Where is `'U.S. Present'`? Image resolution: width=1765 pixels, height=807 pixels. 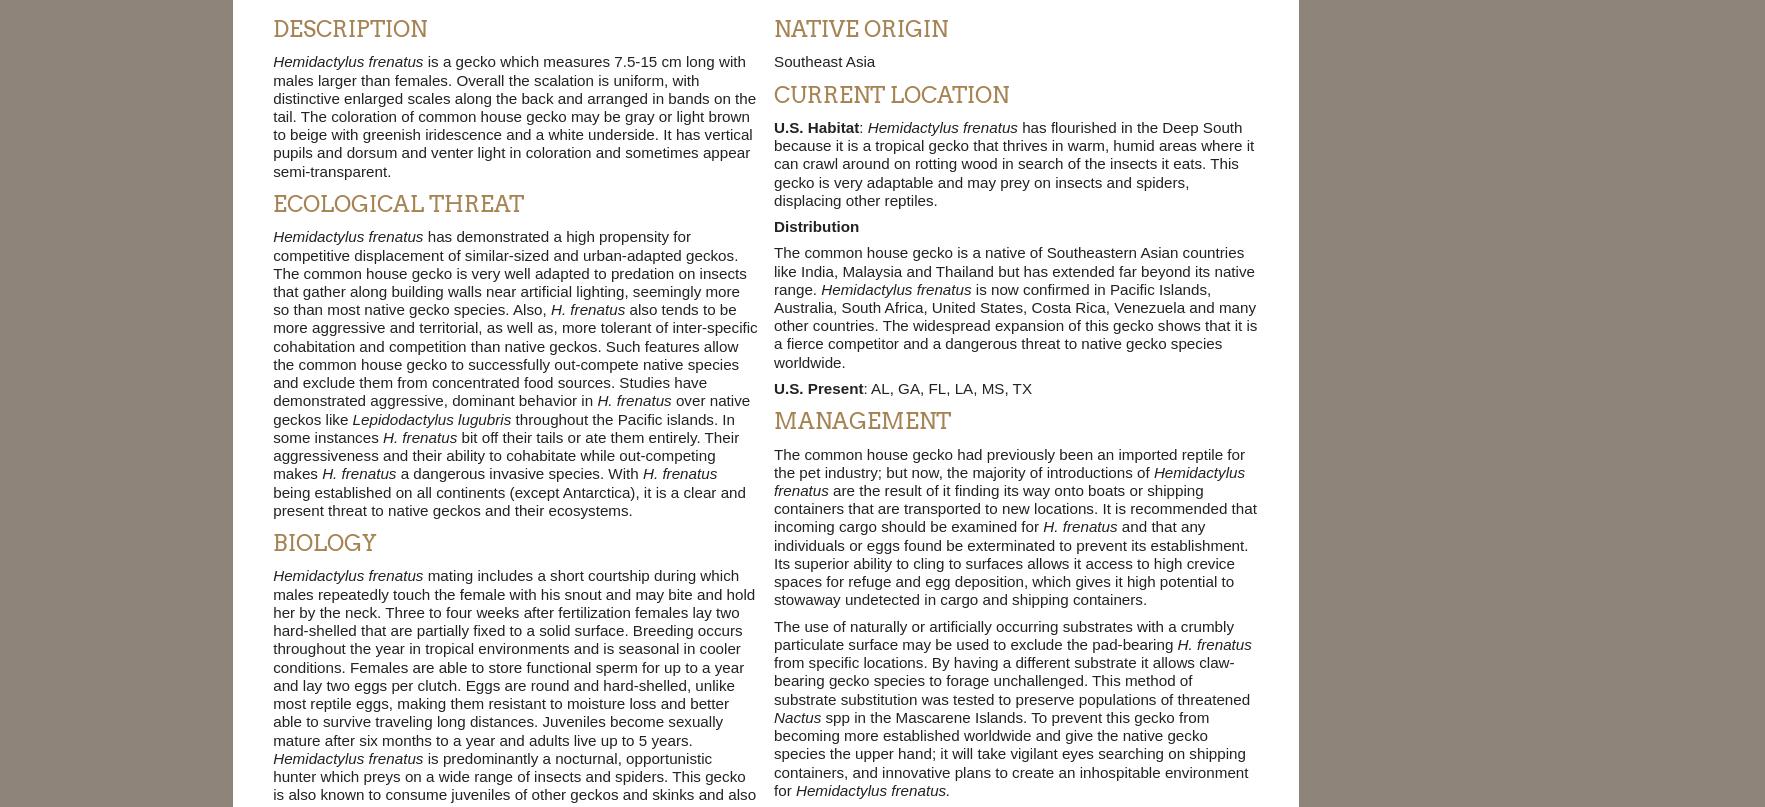
'U.S. Present' is located at coordinates (817, 387).